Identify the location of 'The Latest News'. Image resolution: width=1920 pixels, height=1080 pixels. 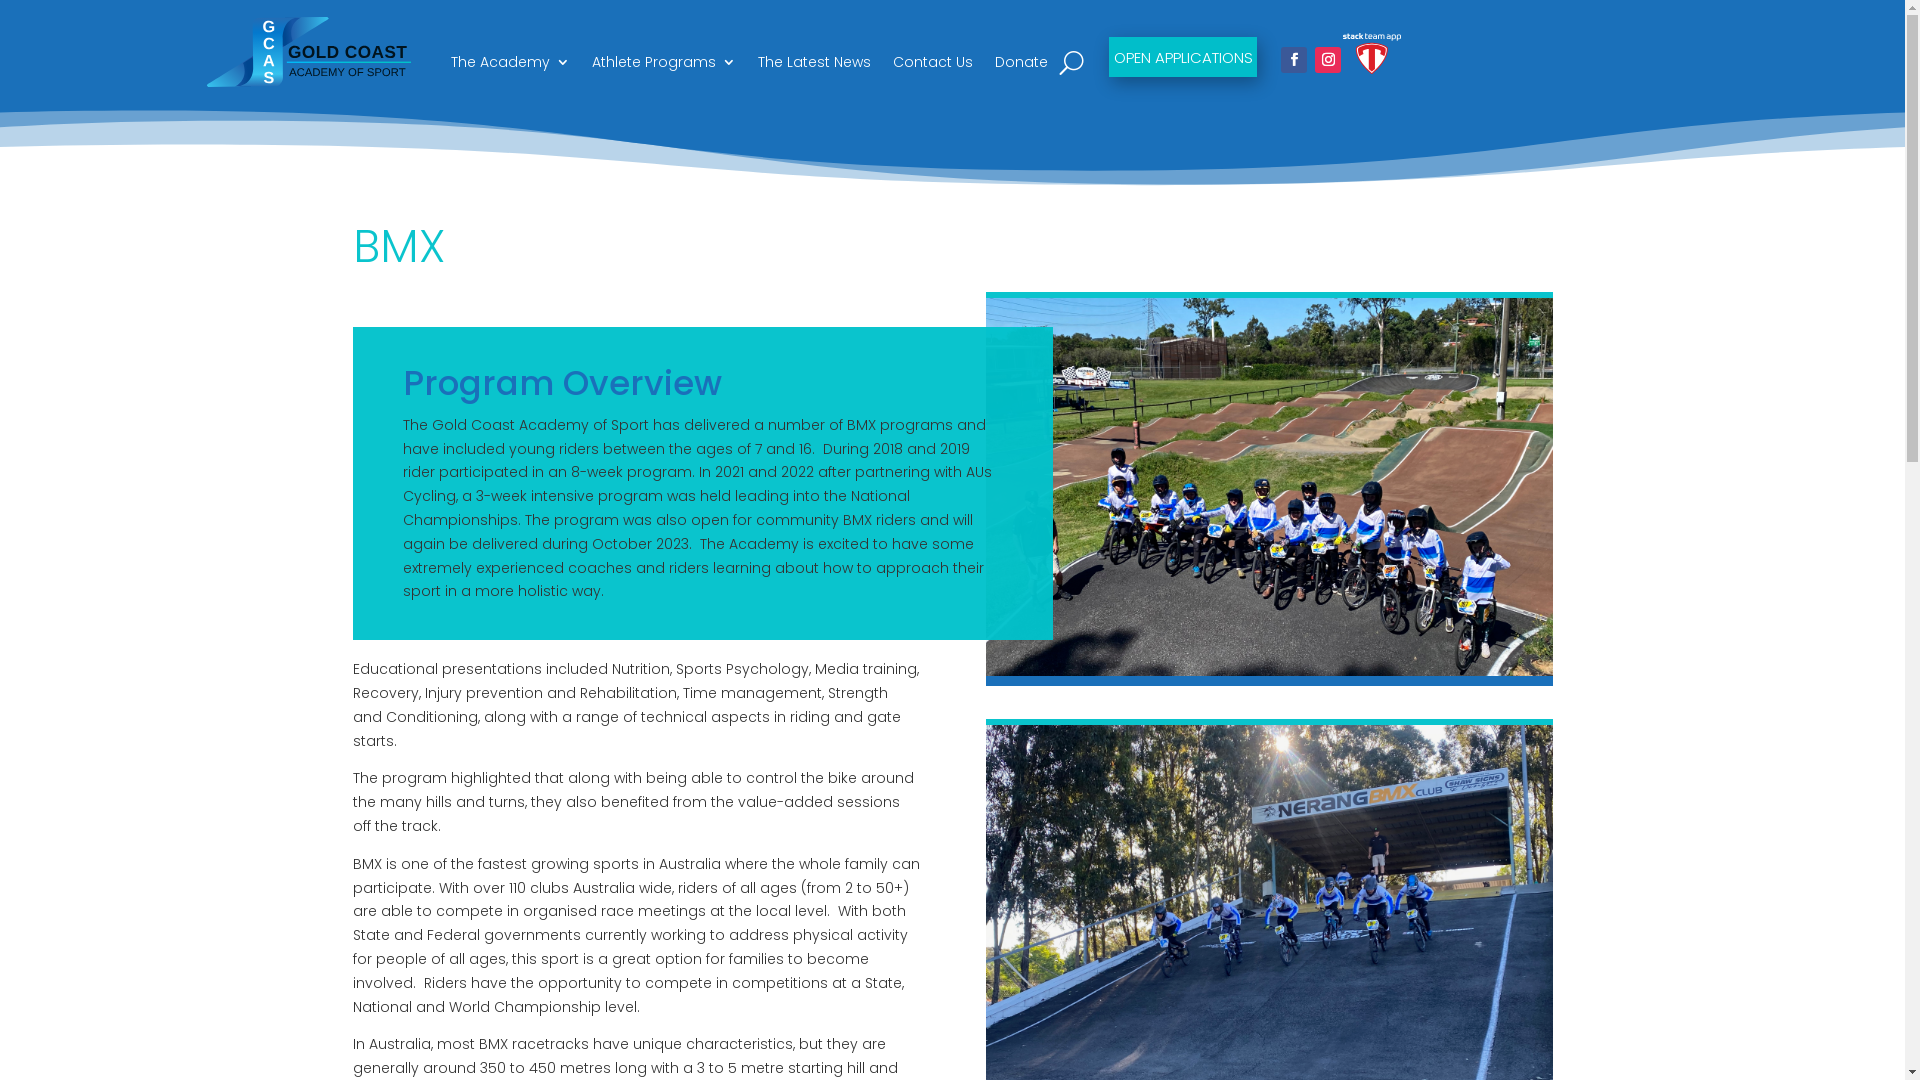
(814, 64).